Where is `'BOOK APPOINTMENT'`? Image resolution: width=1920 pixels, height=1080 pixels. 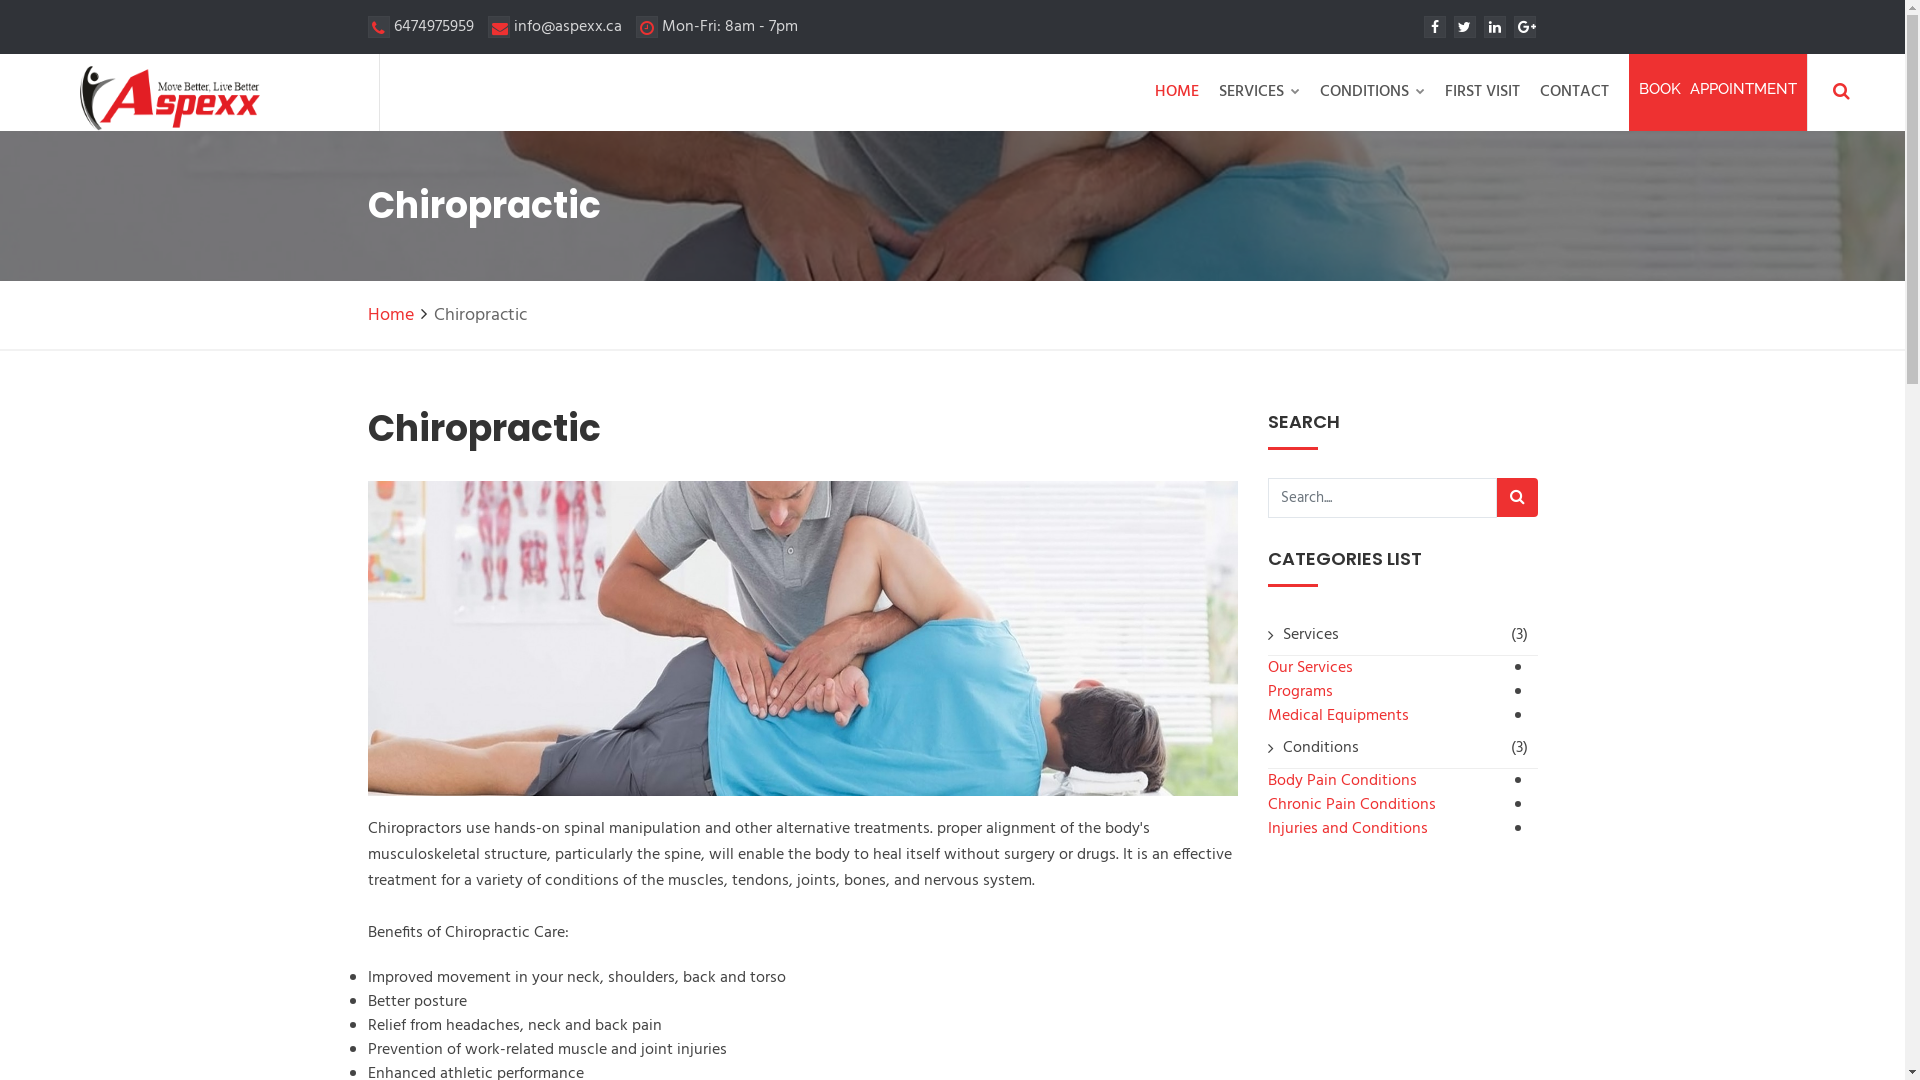
'BOOK APPOINTMENT' is located at coordinates (1628, 92).